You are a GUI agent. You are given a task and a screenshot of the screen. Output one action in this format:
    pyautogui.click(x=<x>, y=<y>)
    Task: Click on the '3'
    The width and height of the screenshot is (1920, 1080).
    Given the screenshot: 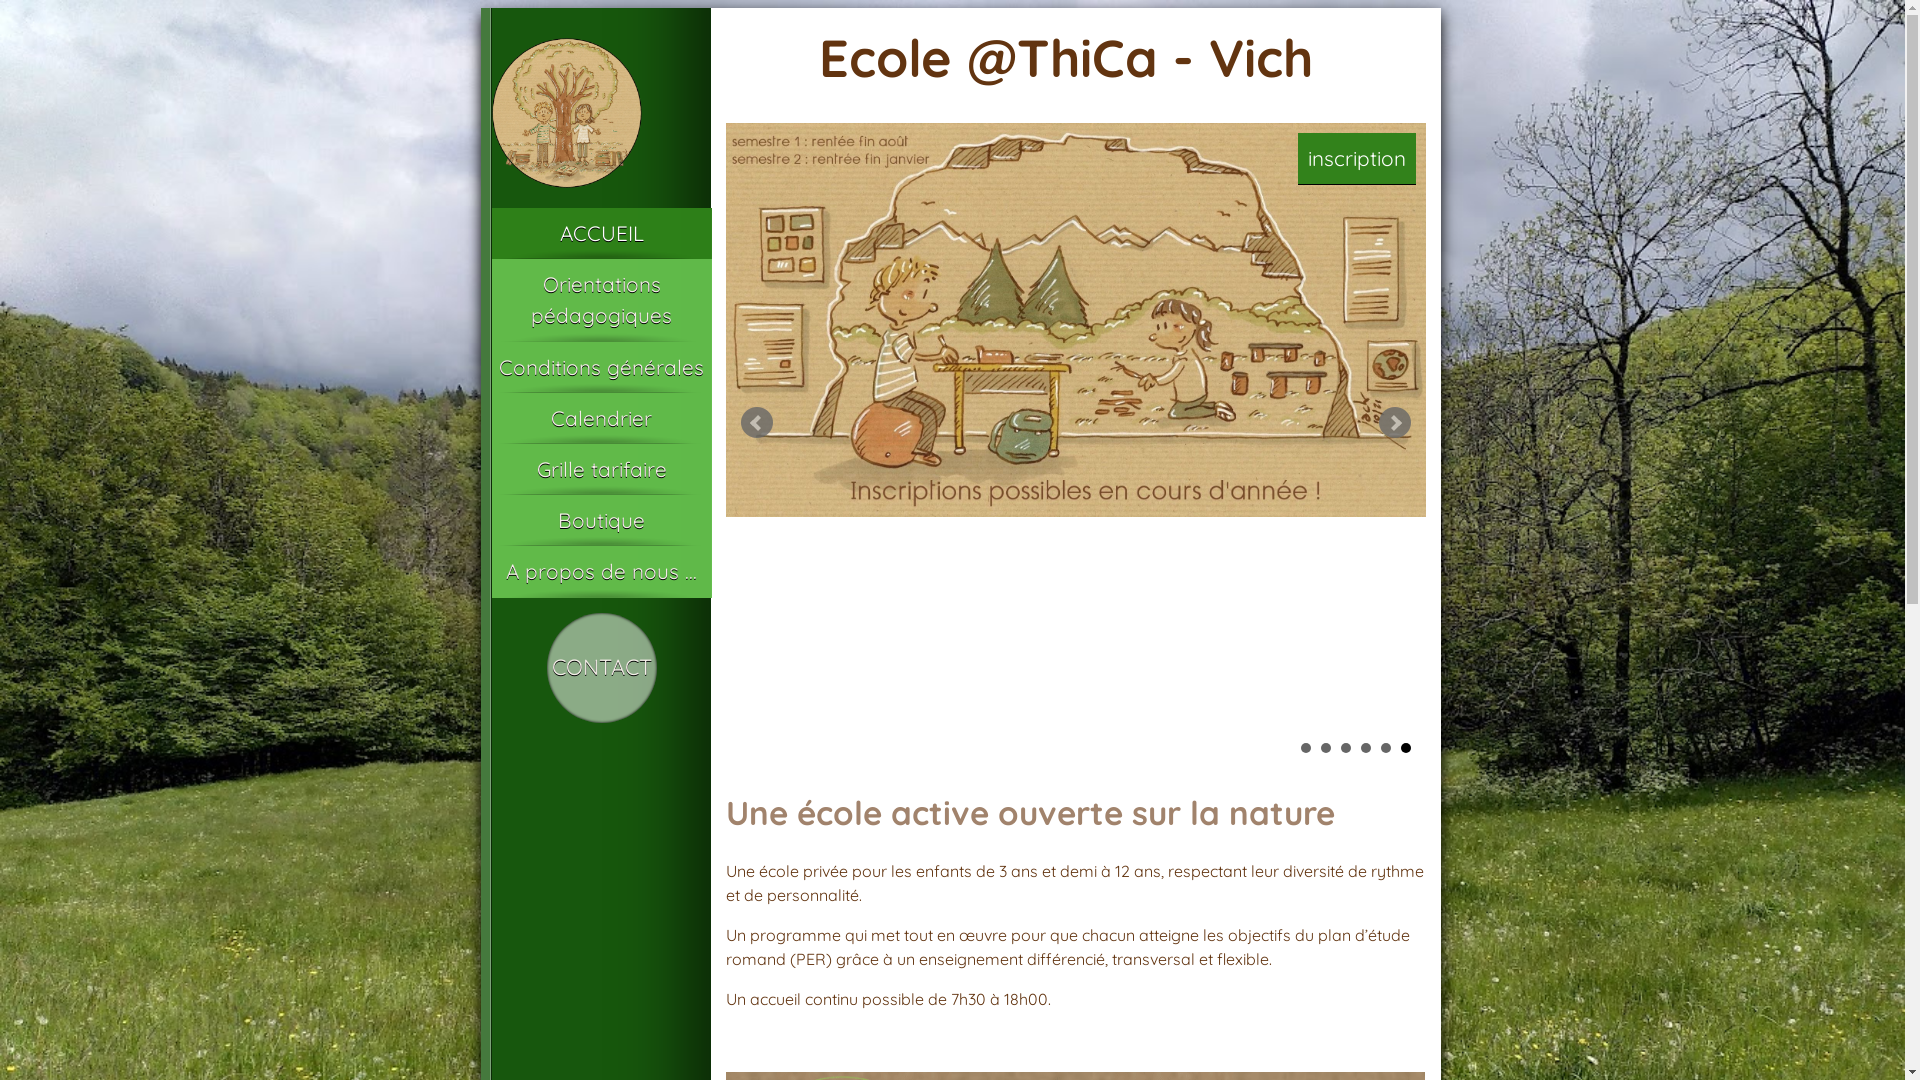 What is the action you would take?
    pyautogui.click(x=1344, y=748)
    